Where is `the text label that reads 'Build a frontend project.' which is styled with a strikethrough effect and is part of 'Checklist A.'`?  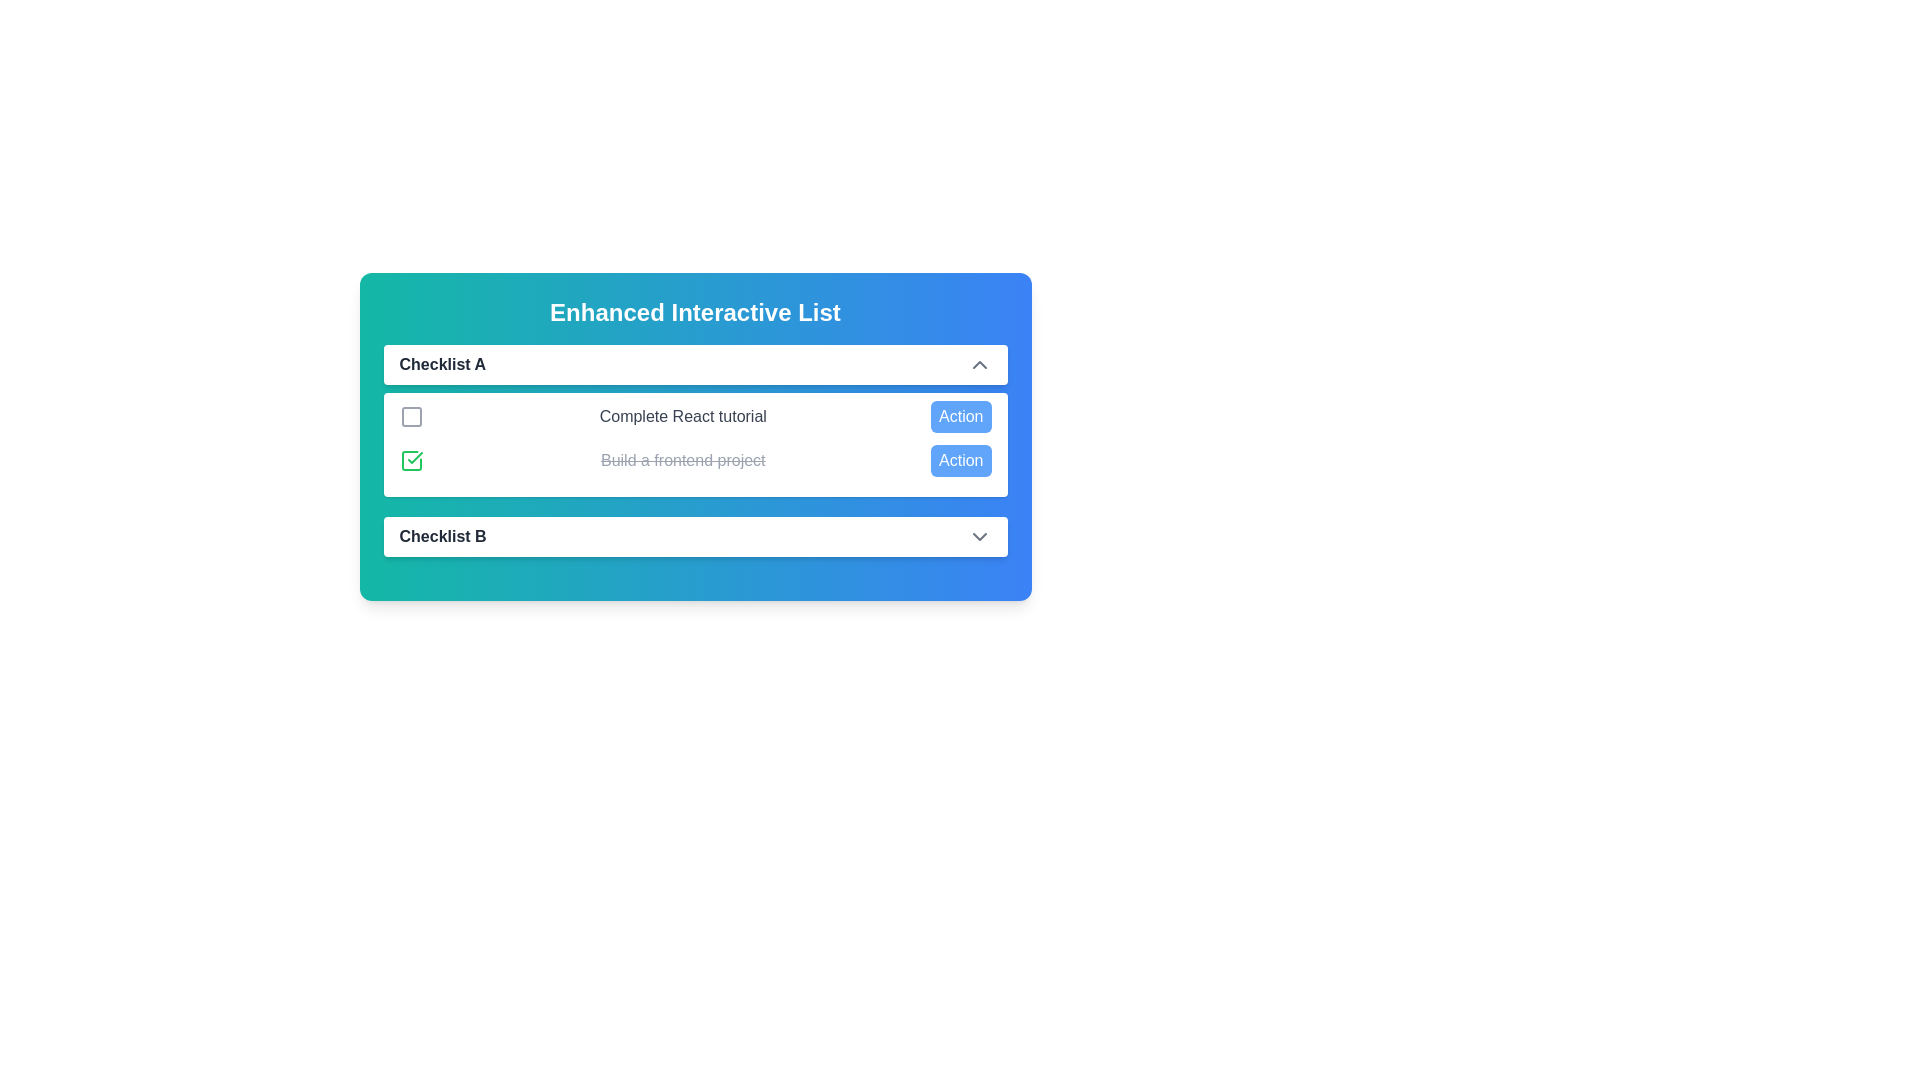
the text label that reads 'Build a frontend project.' which is styled with a strikethrough effect and is part of 'Checklist A.' is located at coordinates (683, 461).